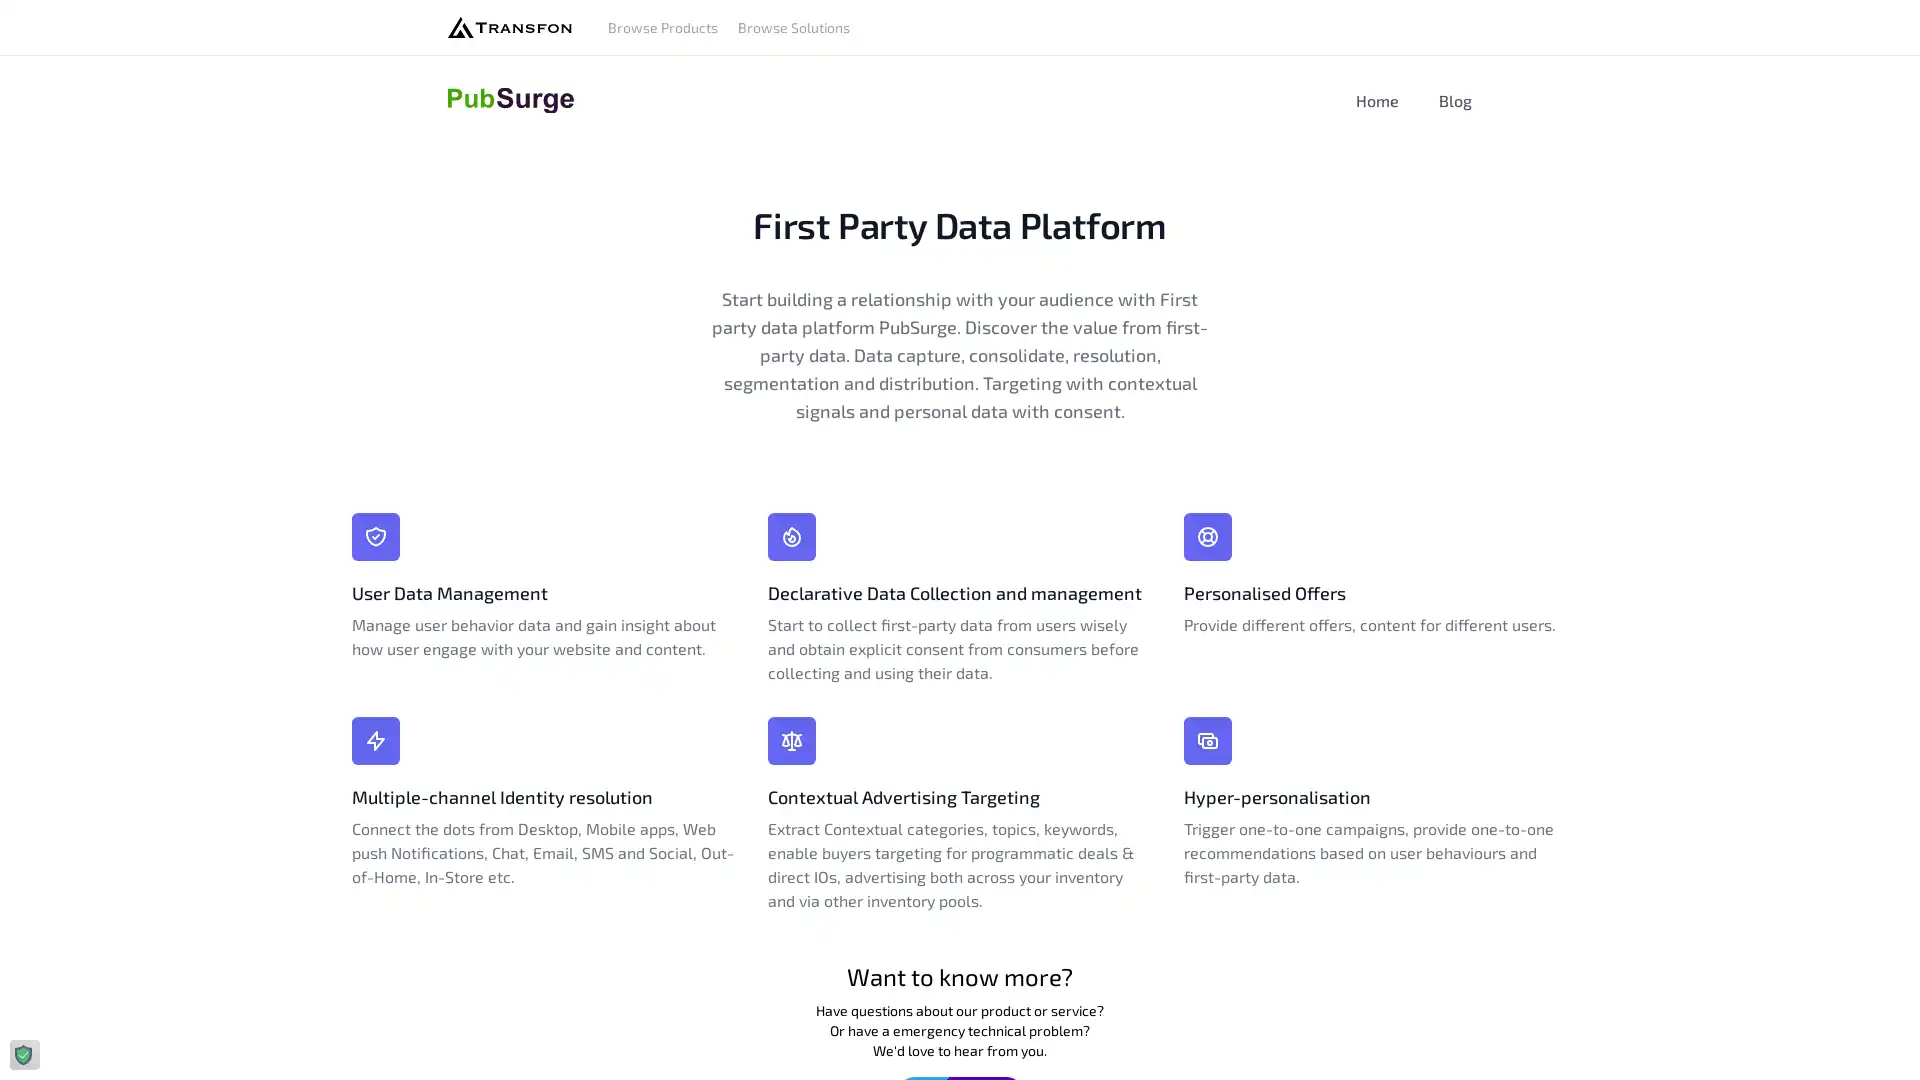  I want to click on Agree and proceed, so click(360, 1043).